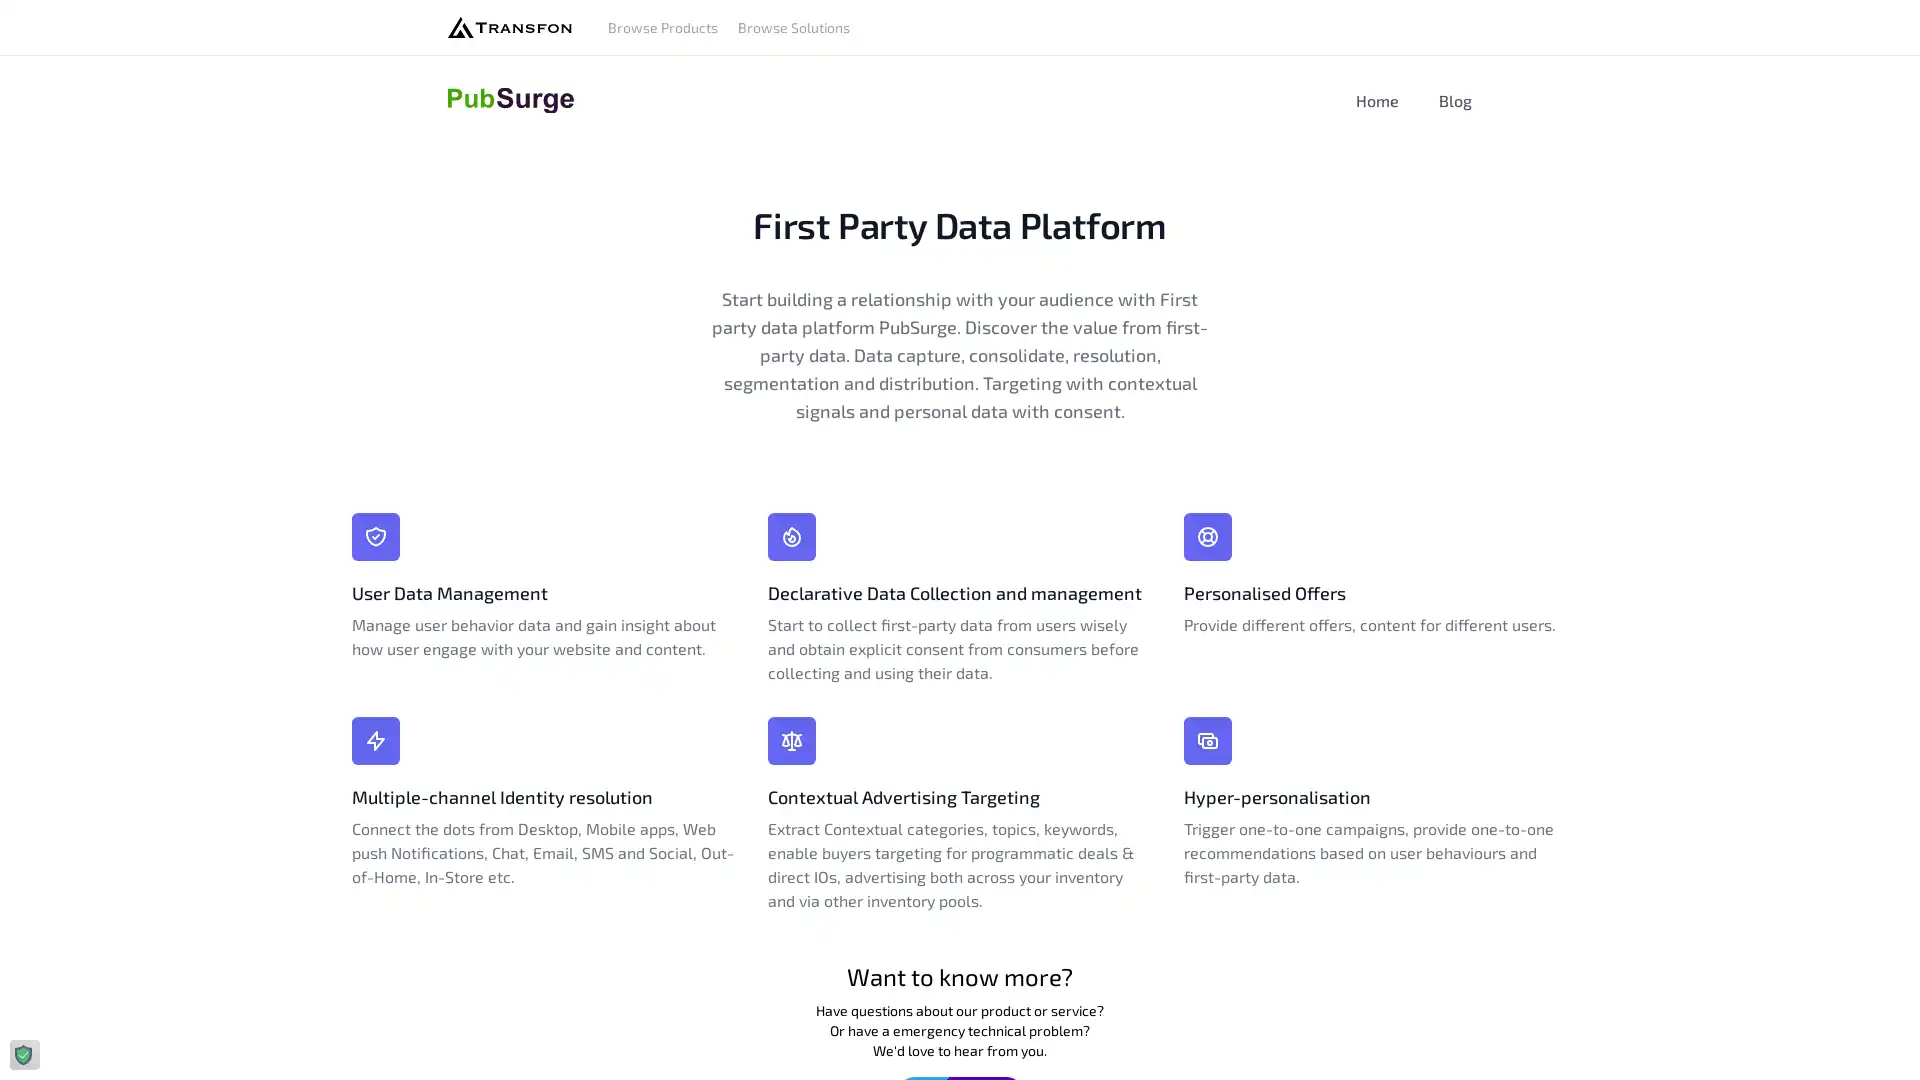  I want to click on Agree and proceed, so click(360, 1043).